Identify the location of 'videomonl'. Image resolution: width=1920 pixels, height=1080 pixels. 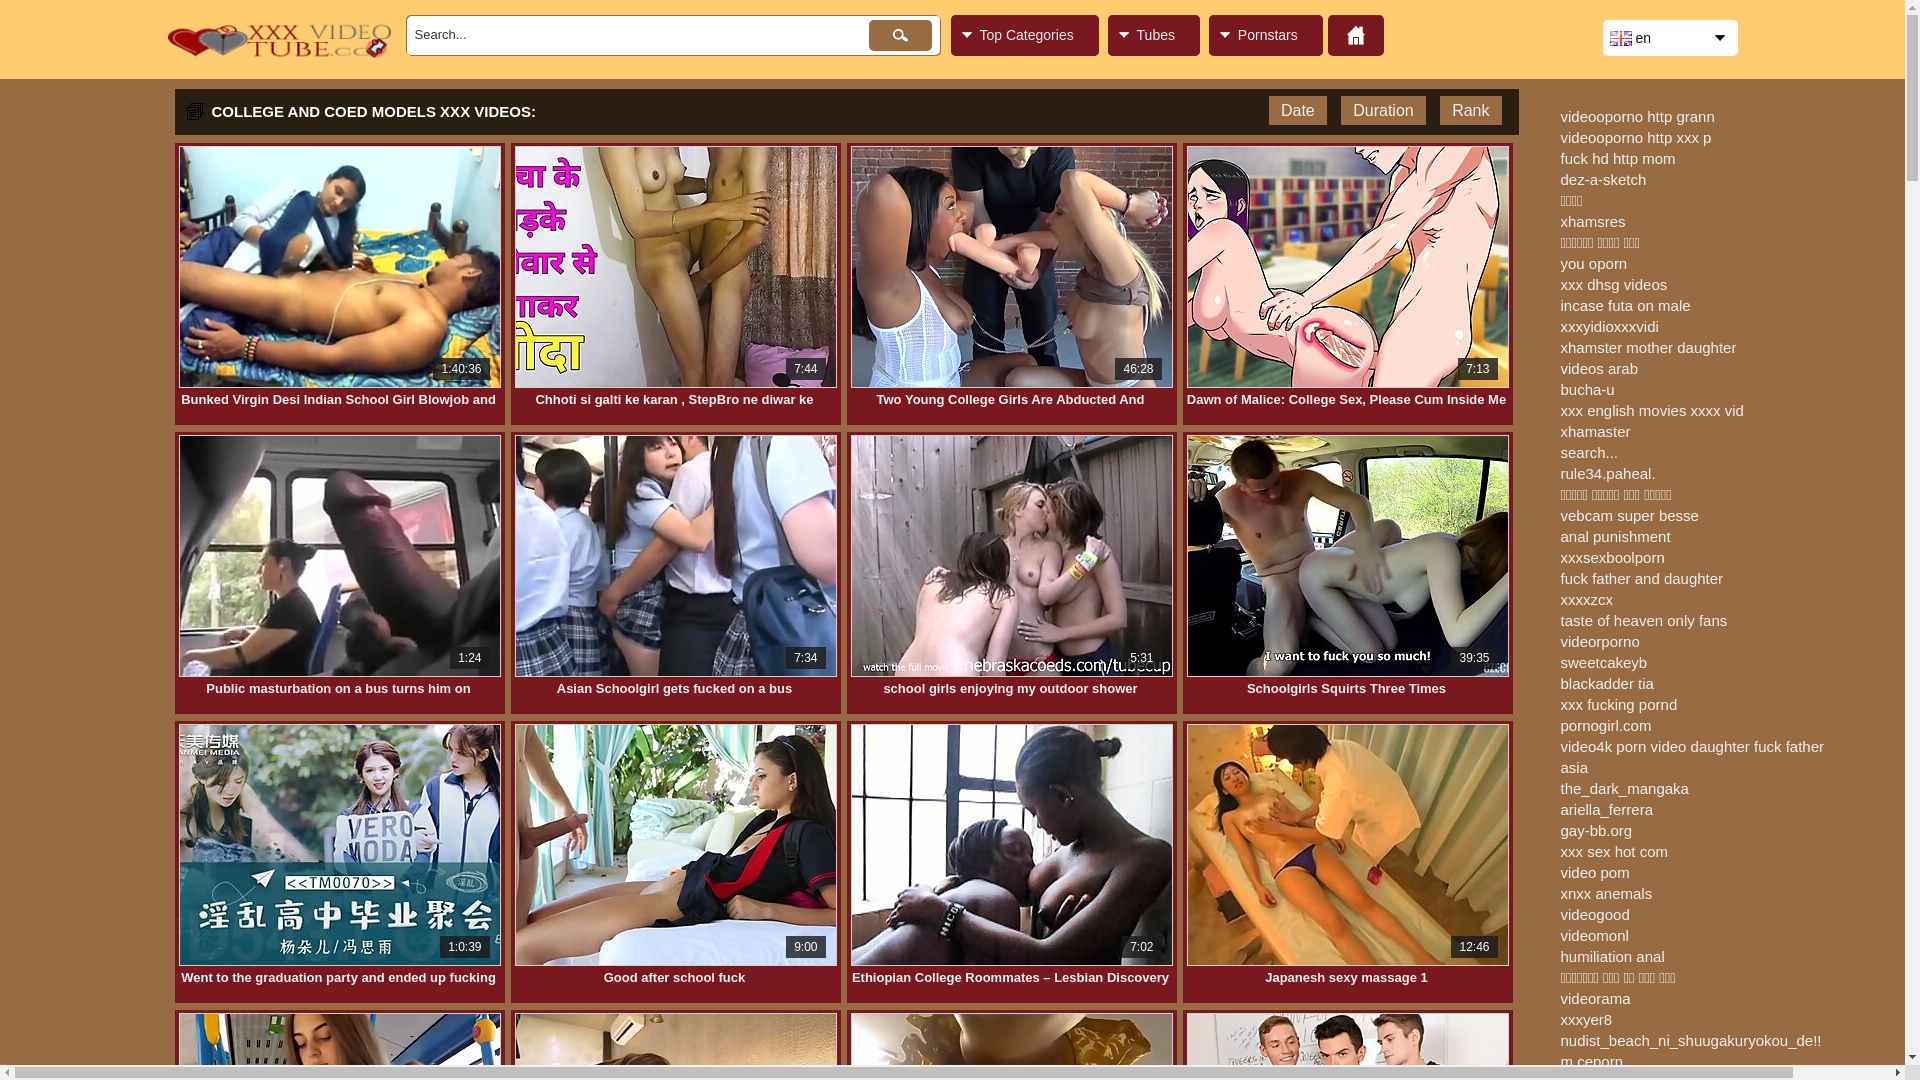
(1559, 935).